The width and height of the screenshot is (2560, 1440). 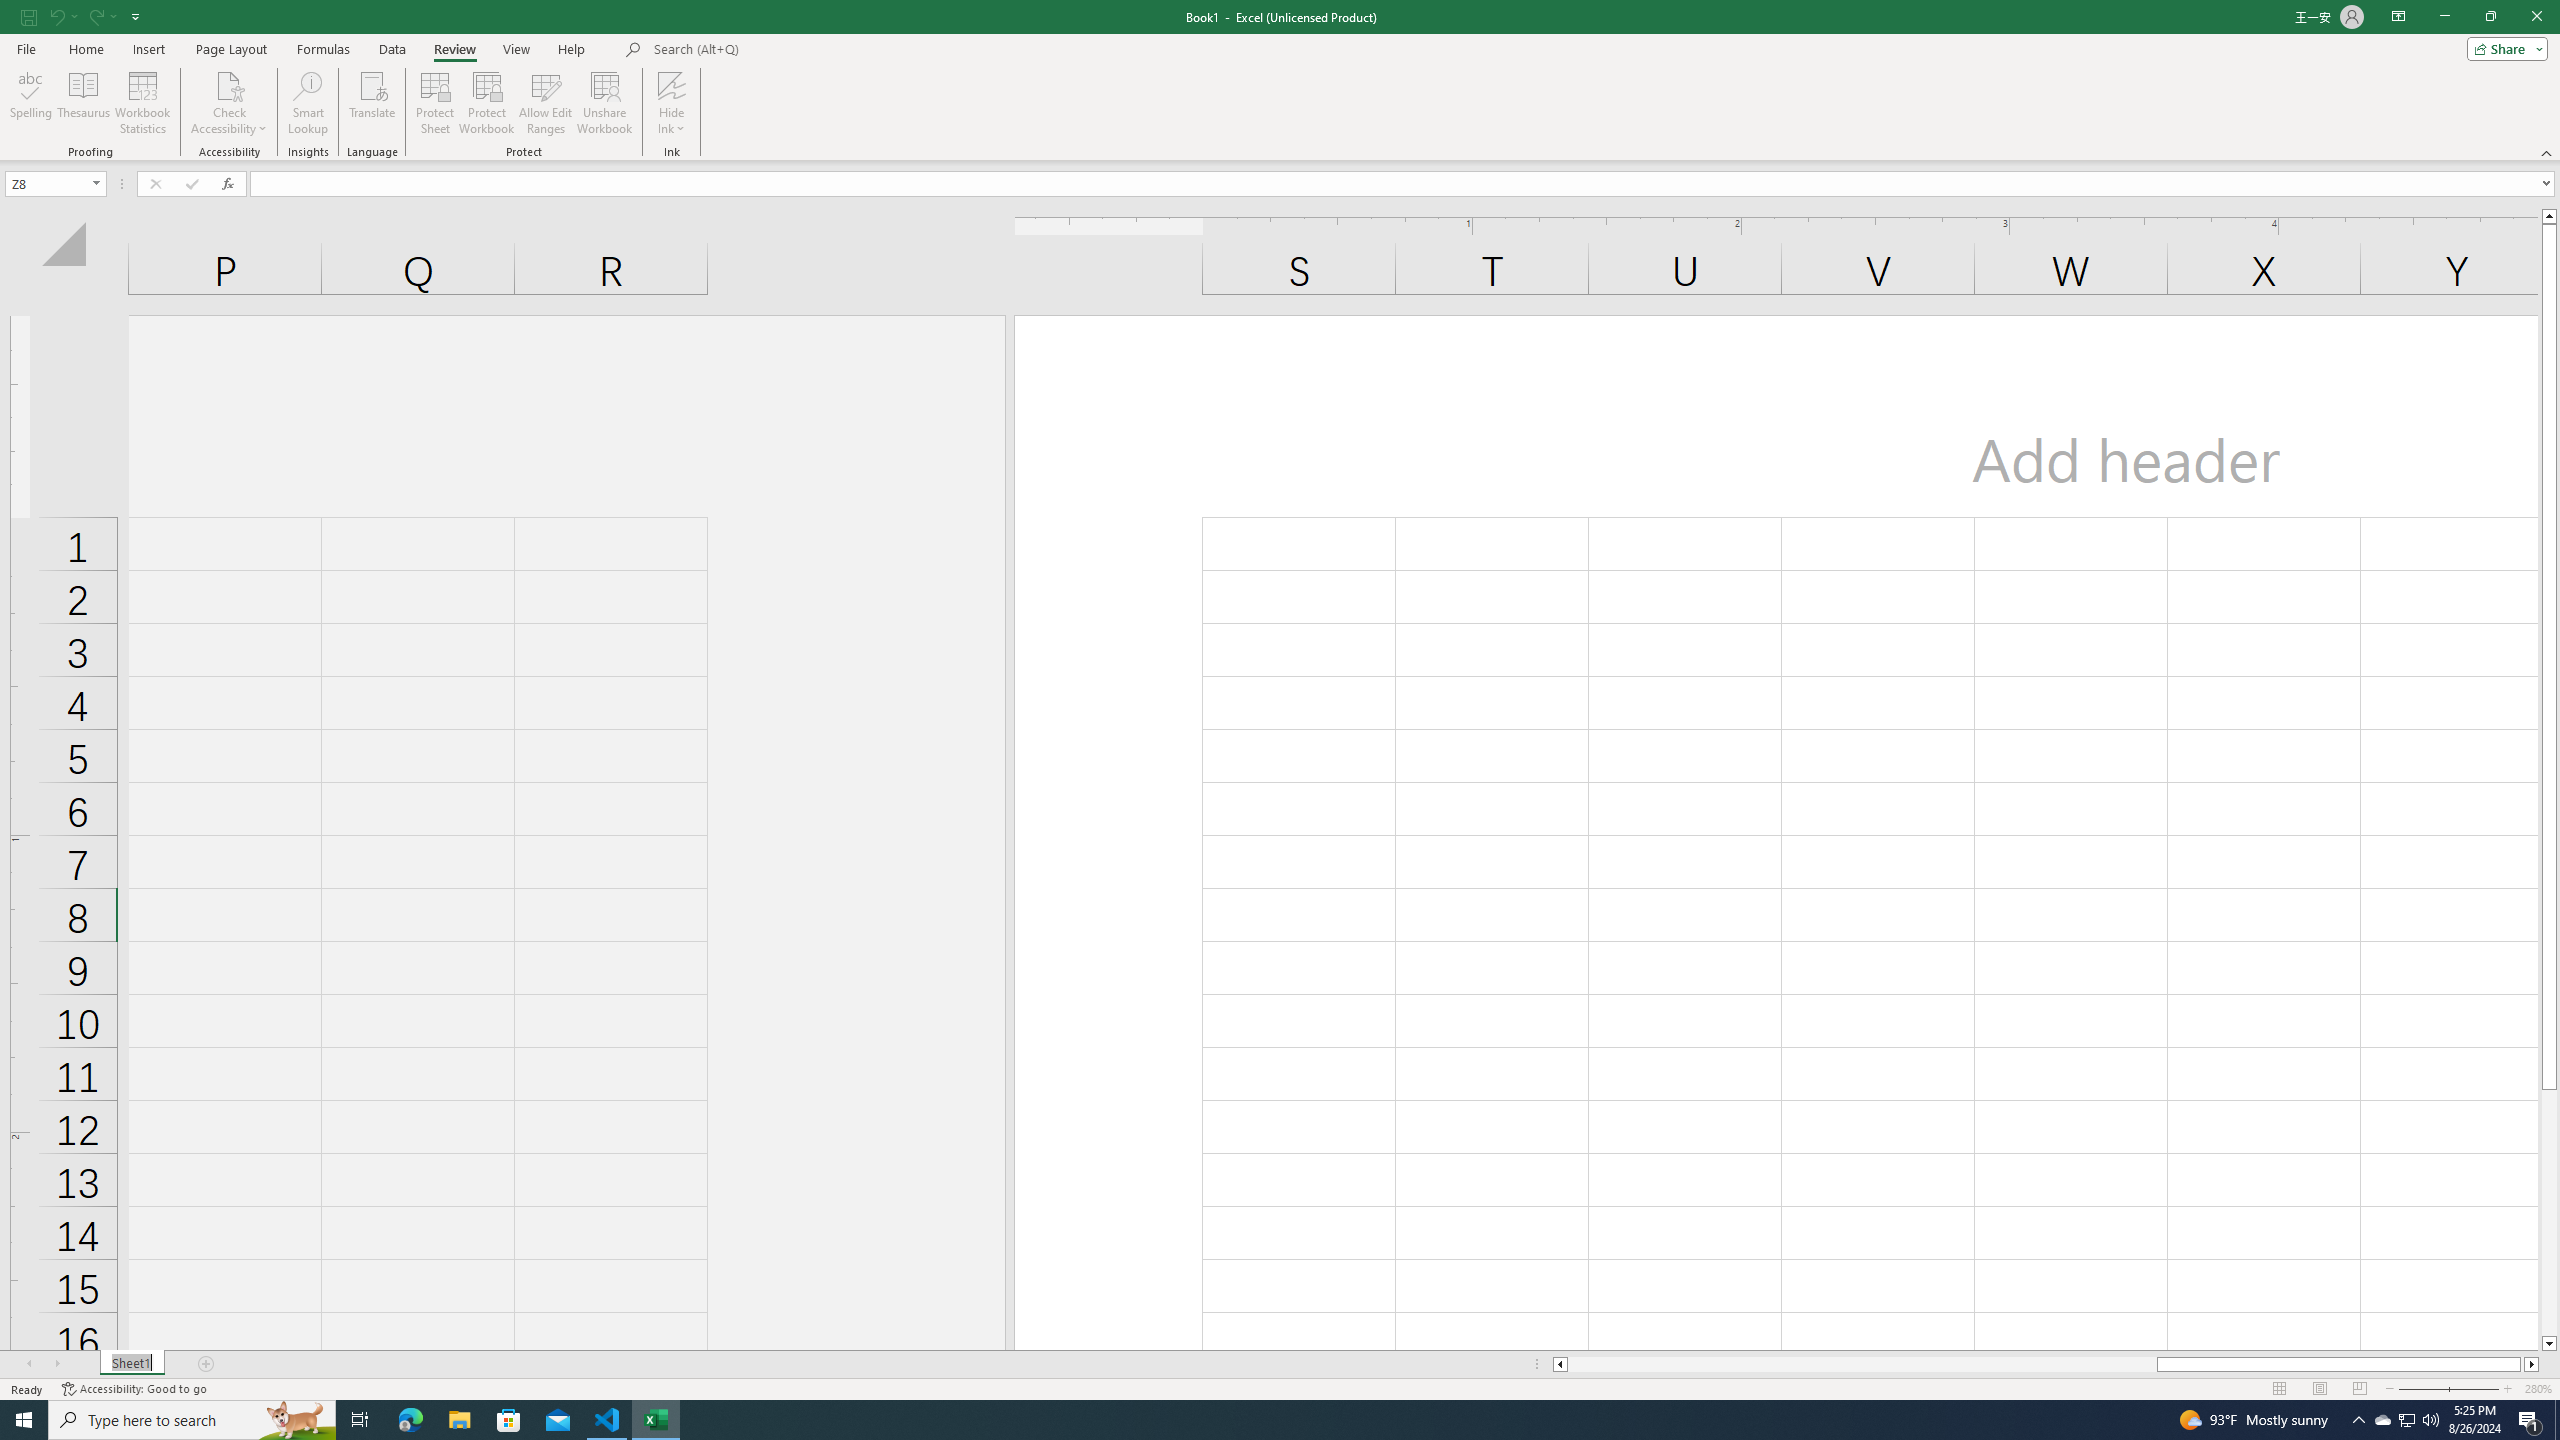 I want to click on 'Review', so click(x=453, y=49).